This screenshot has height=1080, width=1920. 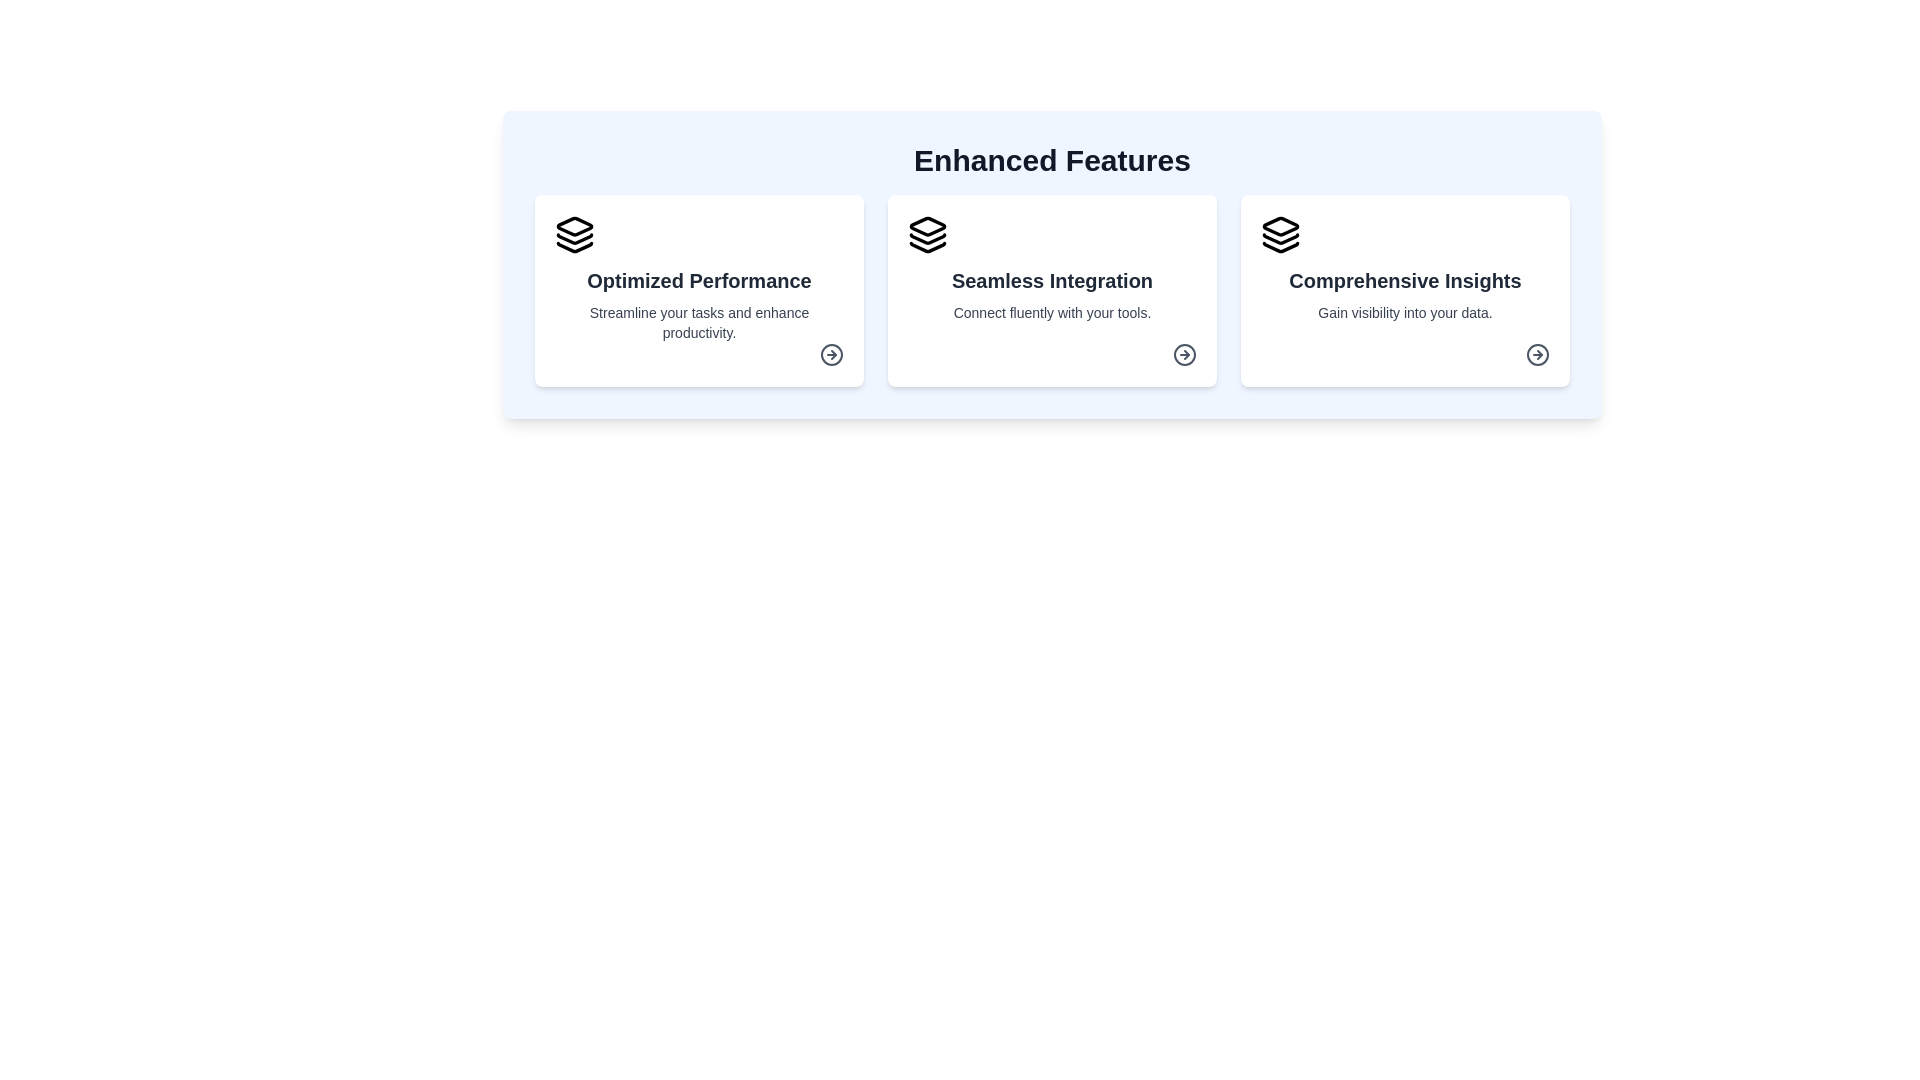 I want to click on the button-like icon located at the bottom-right corner of the 'Seamless Integration' card in the 'Enhanced Features' section to potentially see additional information, so click(x=1185, y=353).